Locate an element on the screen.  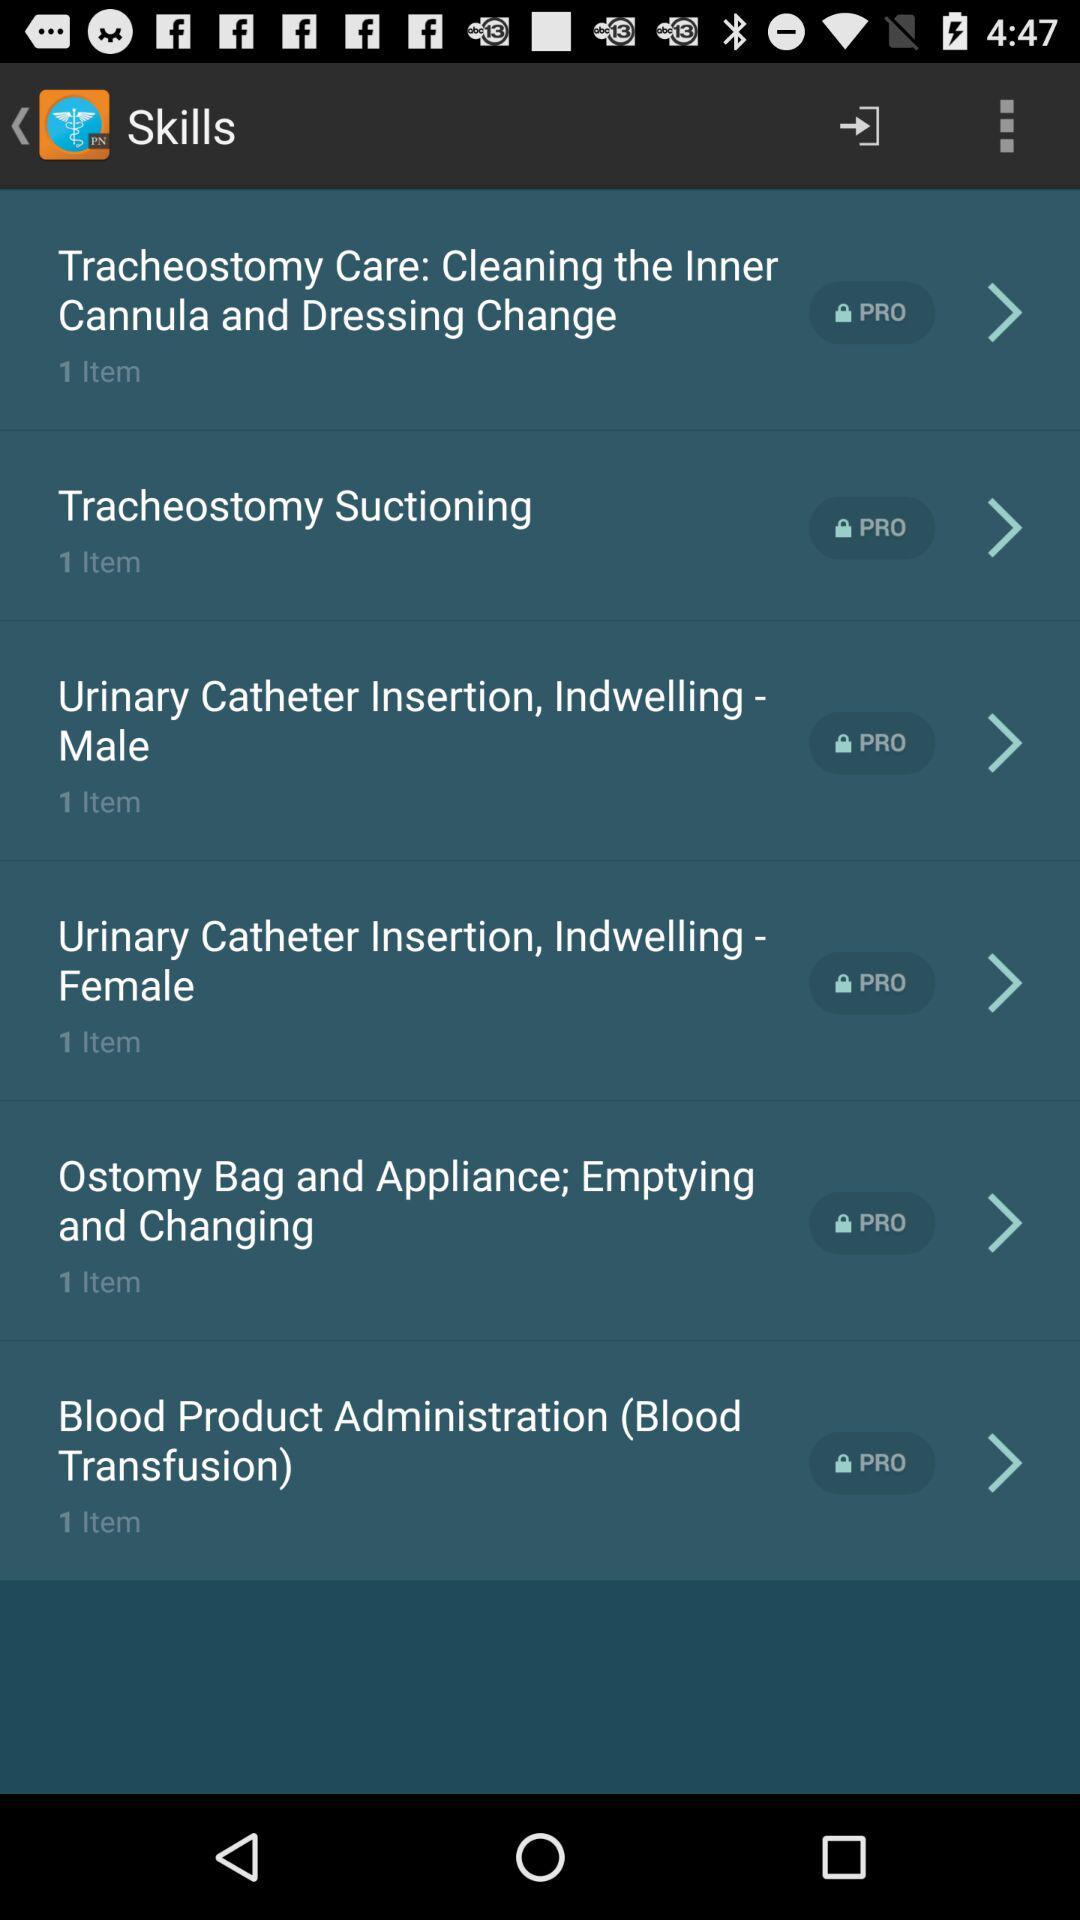
the icon below the 1 item app is located at coordinates (295, 504).